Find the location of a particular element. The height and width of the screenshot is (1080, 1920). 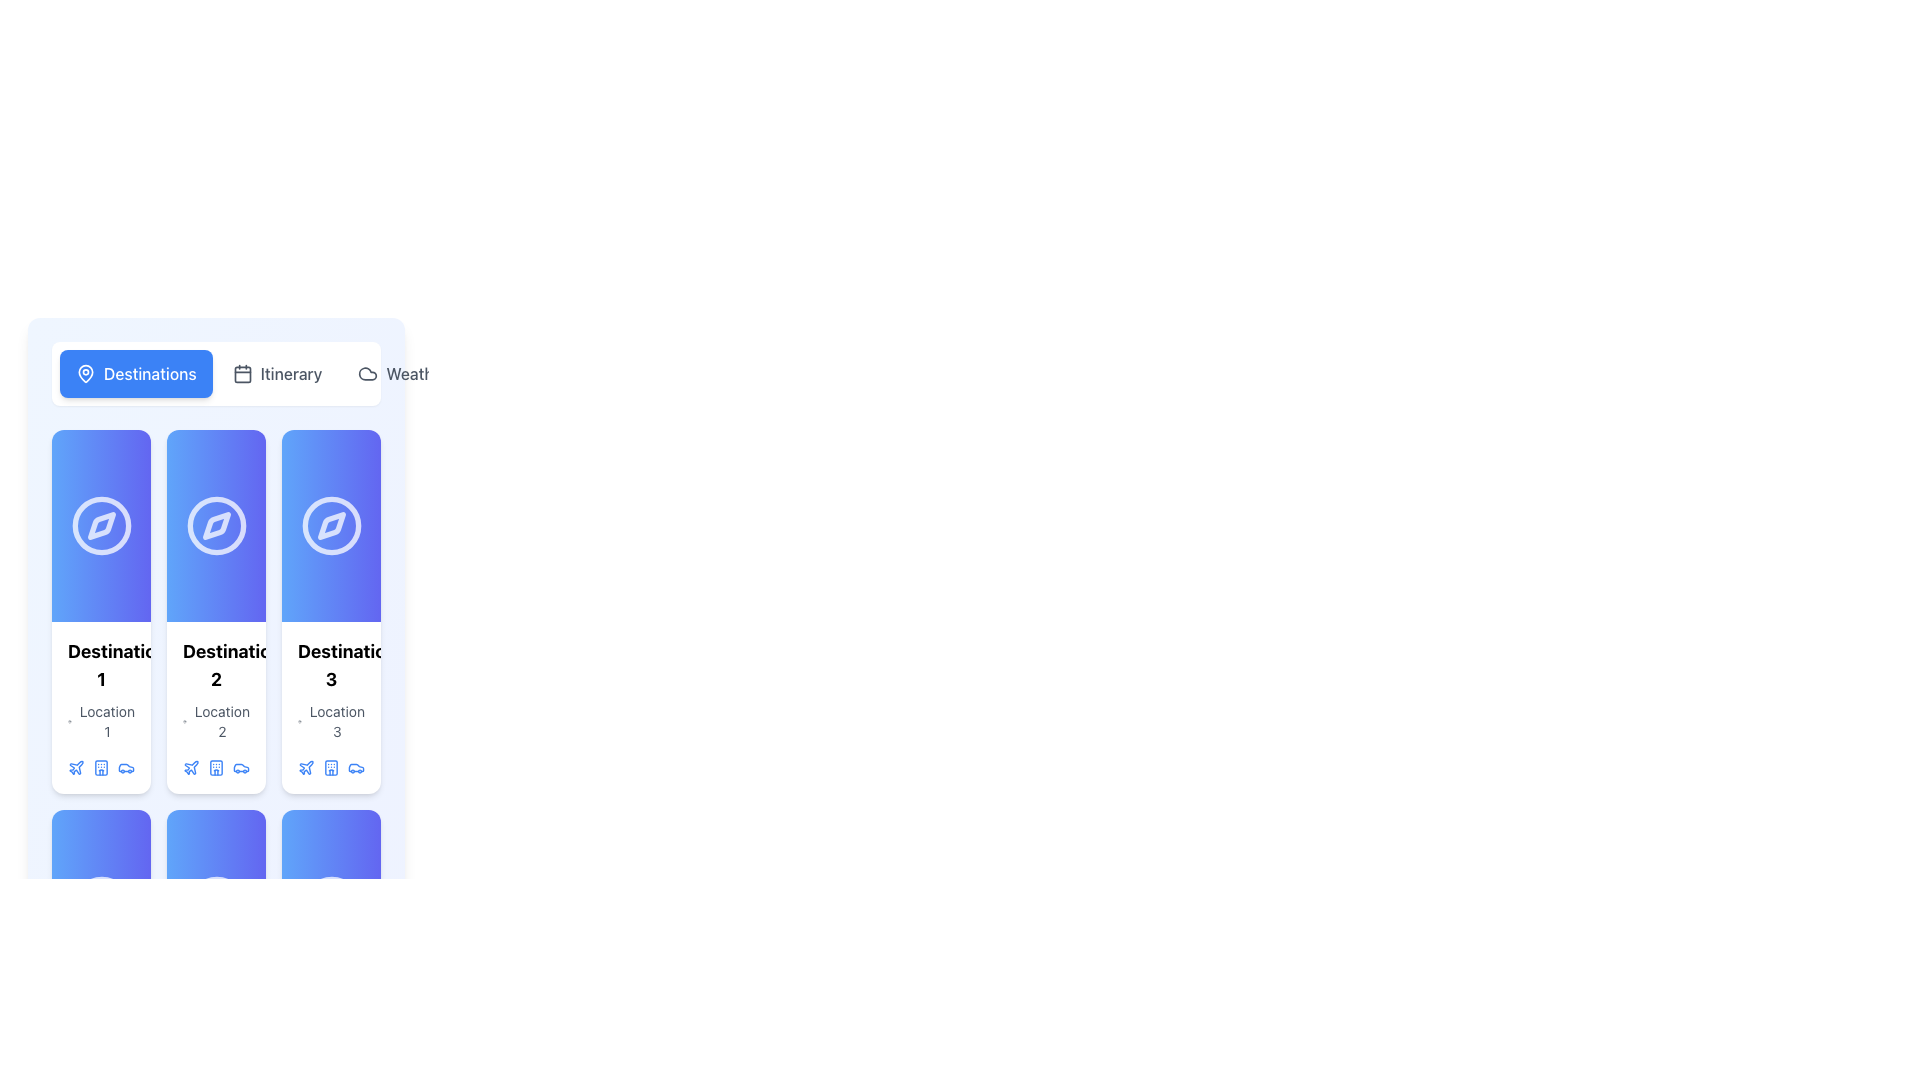

the hotel-related information icon located in the bottom-right section of the 'Destination 3' panel to initiate related functions is located at coordinates (331, 766).